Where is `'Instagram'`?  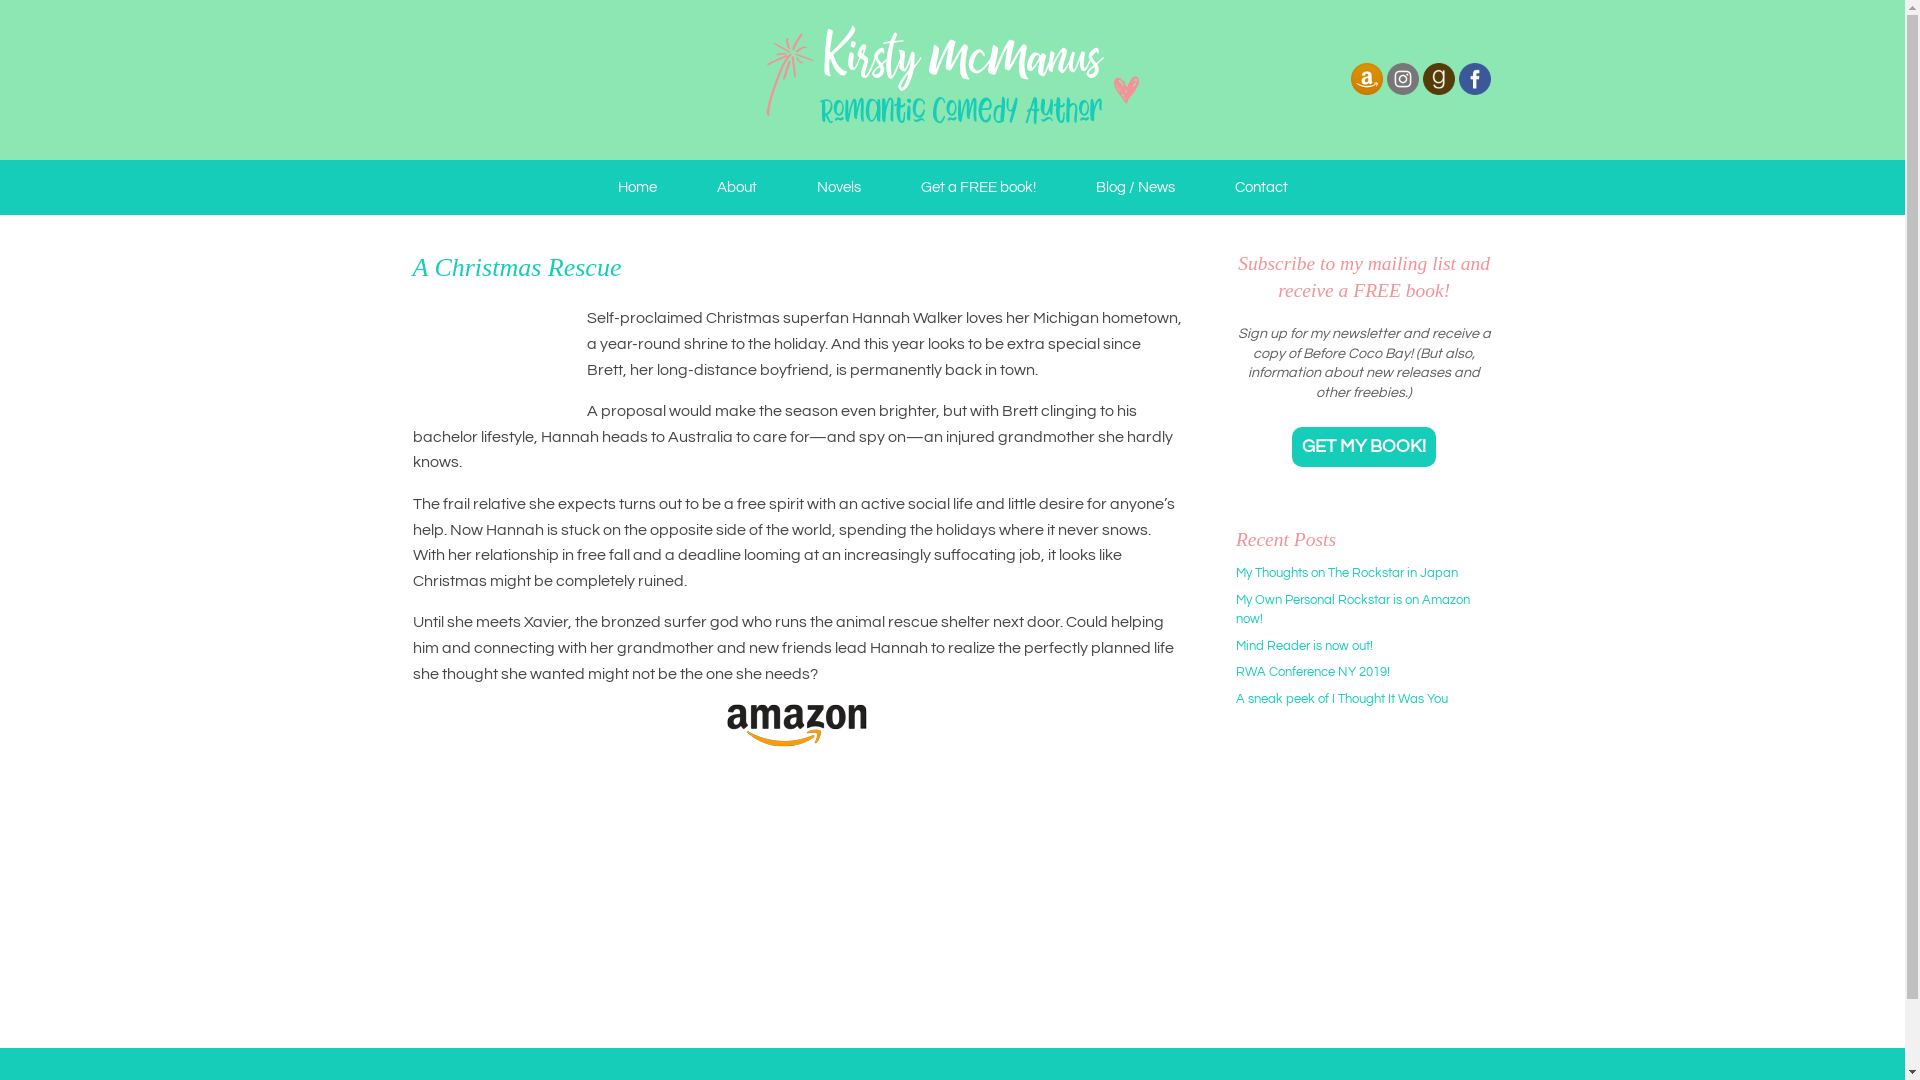 'Instagram' is located at coordinates (1400, 92).